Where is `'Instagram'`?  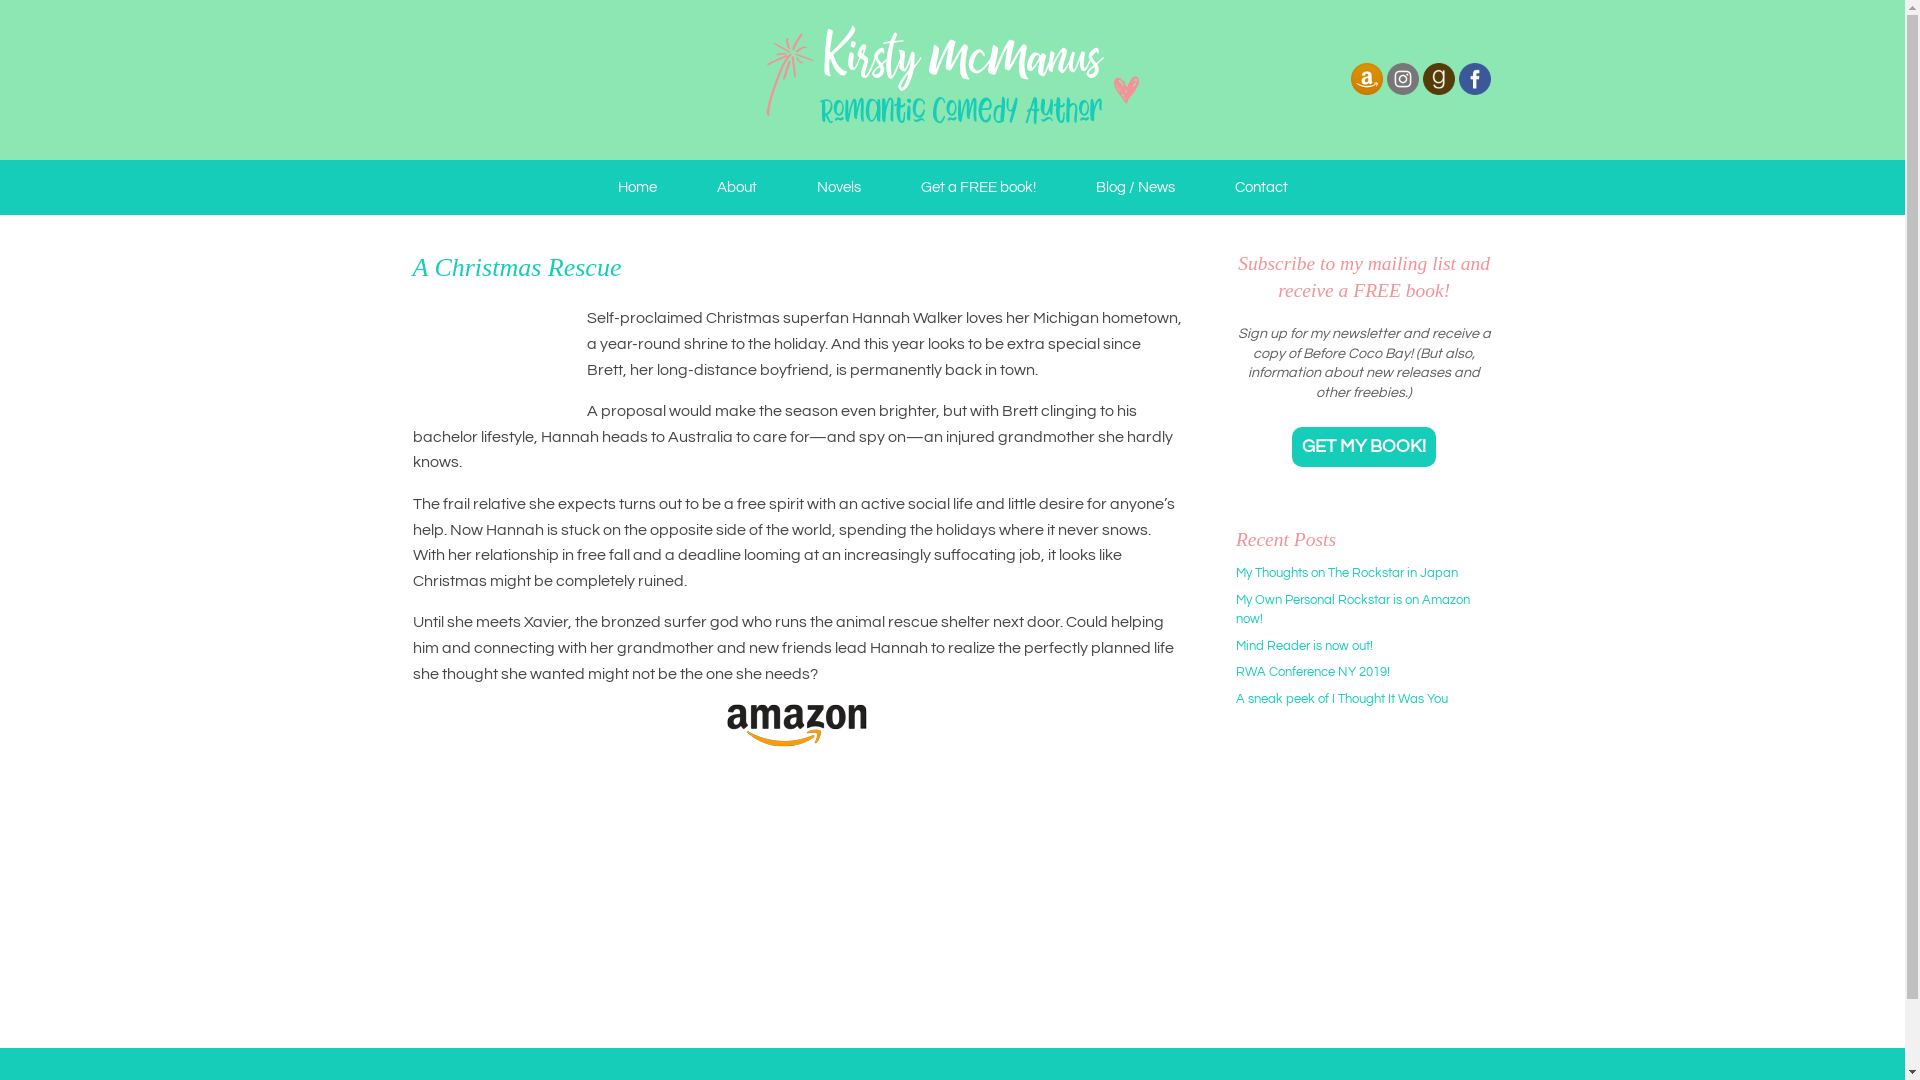 'Instagram' is located at coordinates (1400, 92).